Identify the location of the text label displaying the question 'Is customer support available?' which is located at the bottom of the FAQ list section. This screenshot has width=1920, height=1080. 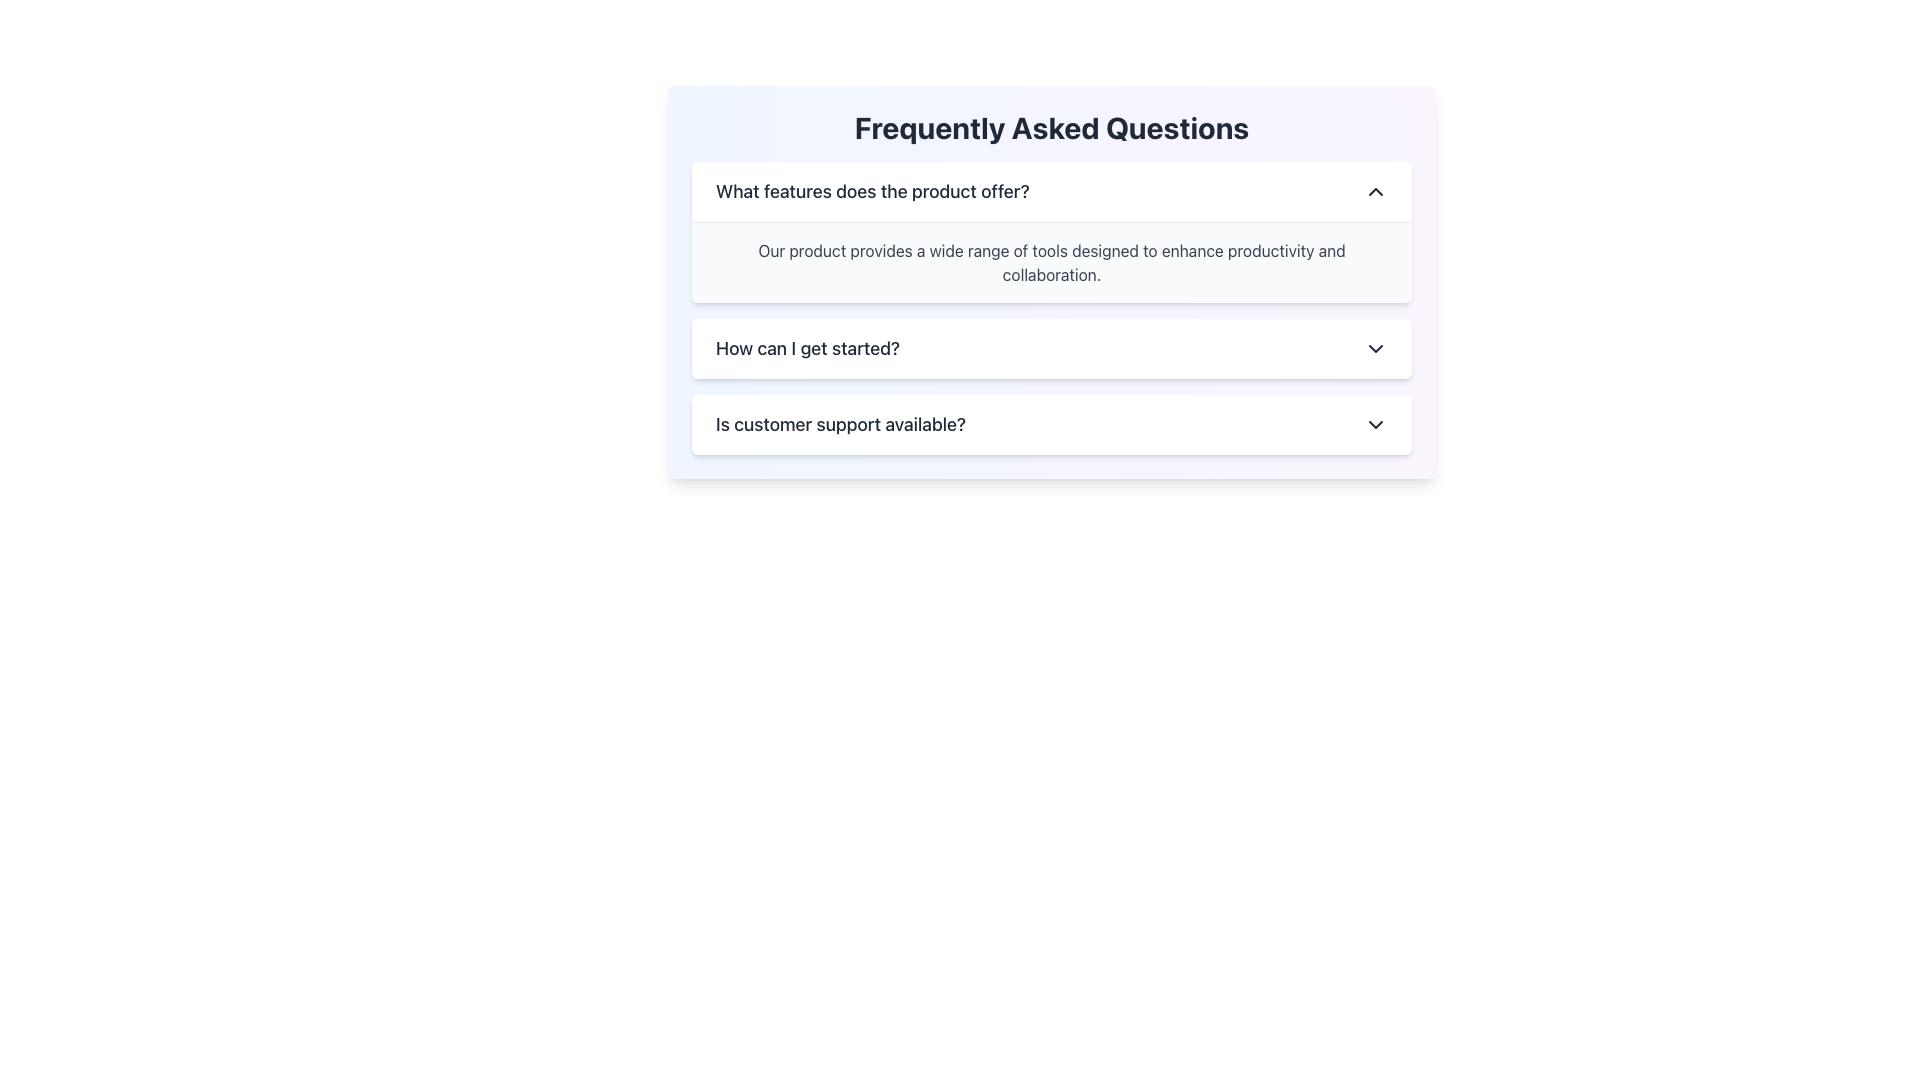
(840, 423).